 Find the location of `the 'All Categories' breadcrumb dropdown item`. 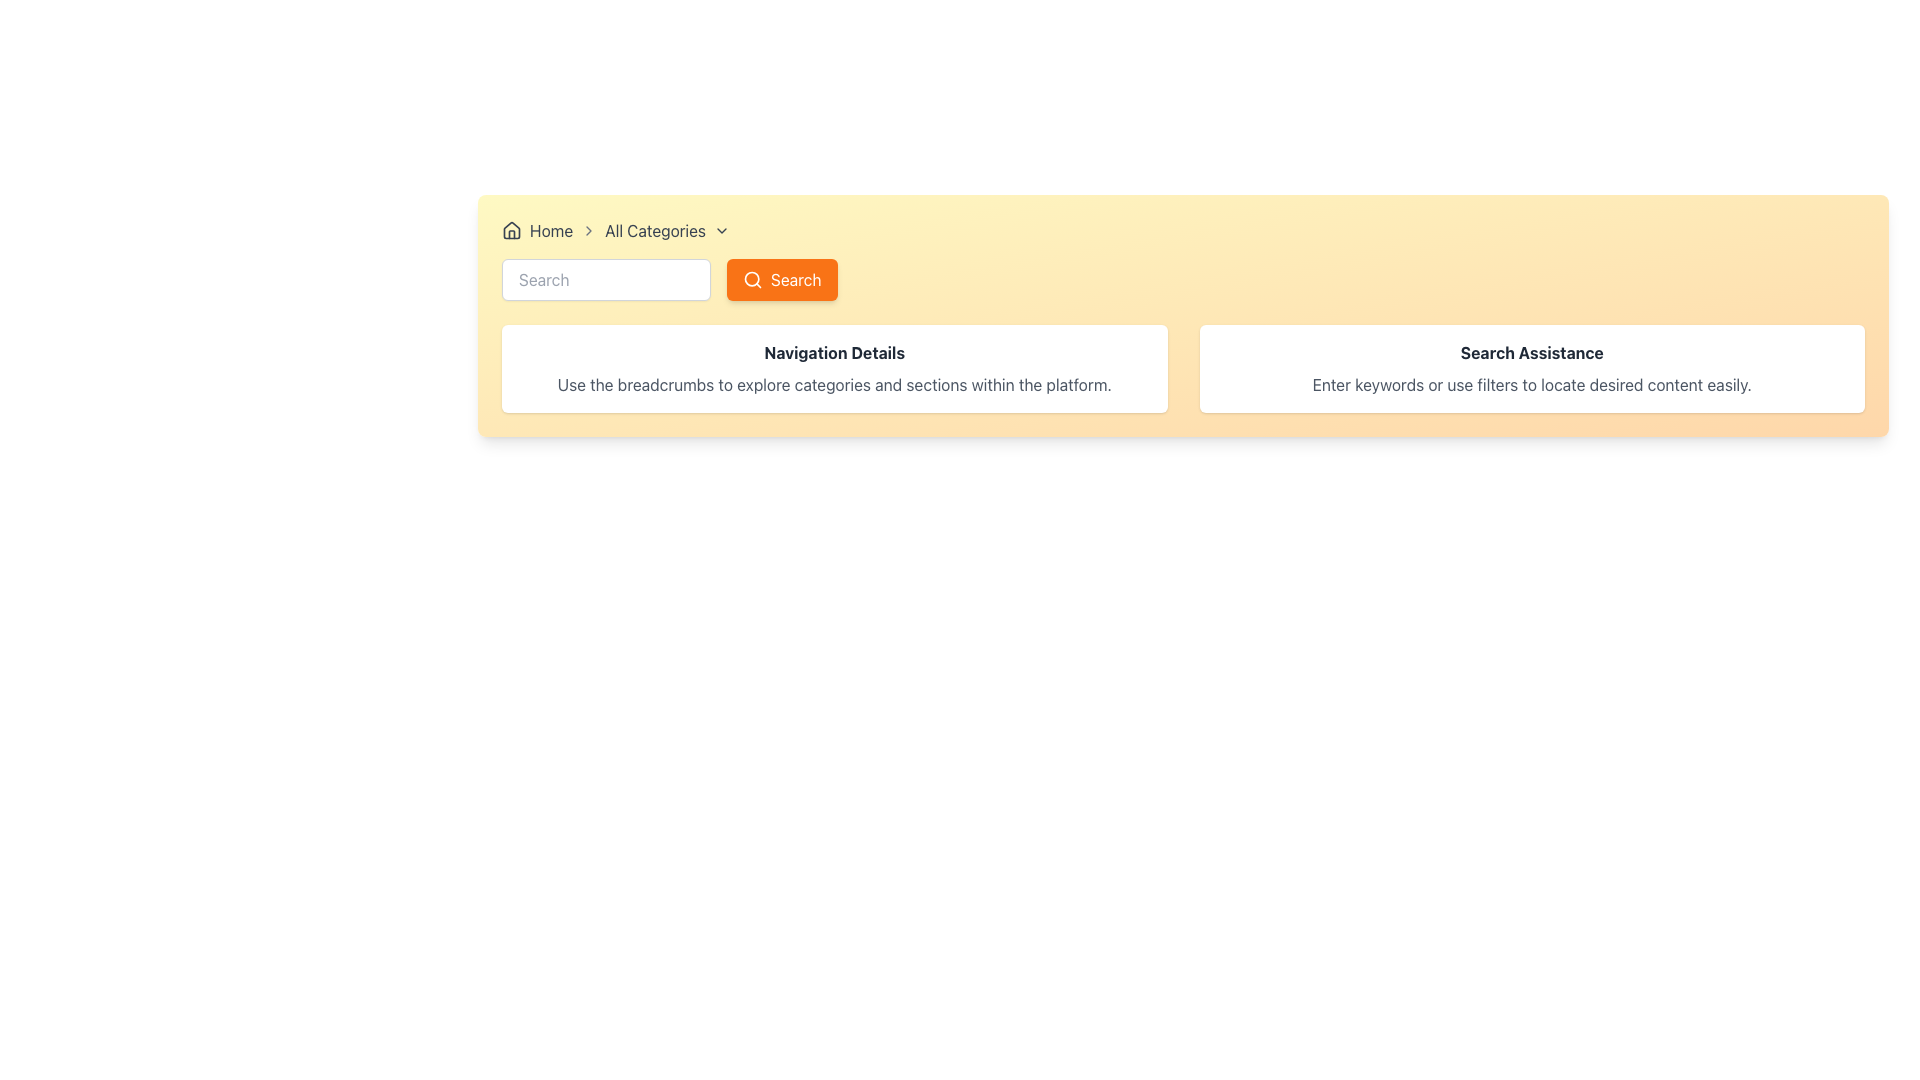

the 'All Categories' breadcrumb dropdown item is located at coordinates (667, 230).